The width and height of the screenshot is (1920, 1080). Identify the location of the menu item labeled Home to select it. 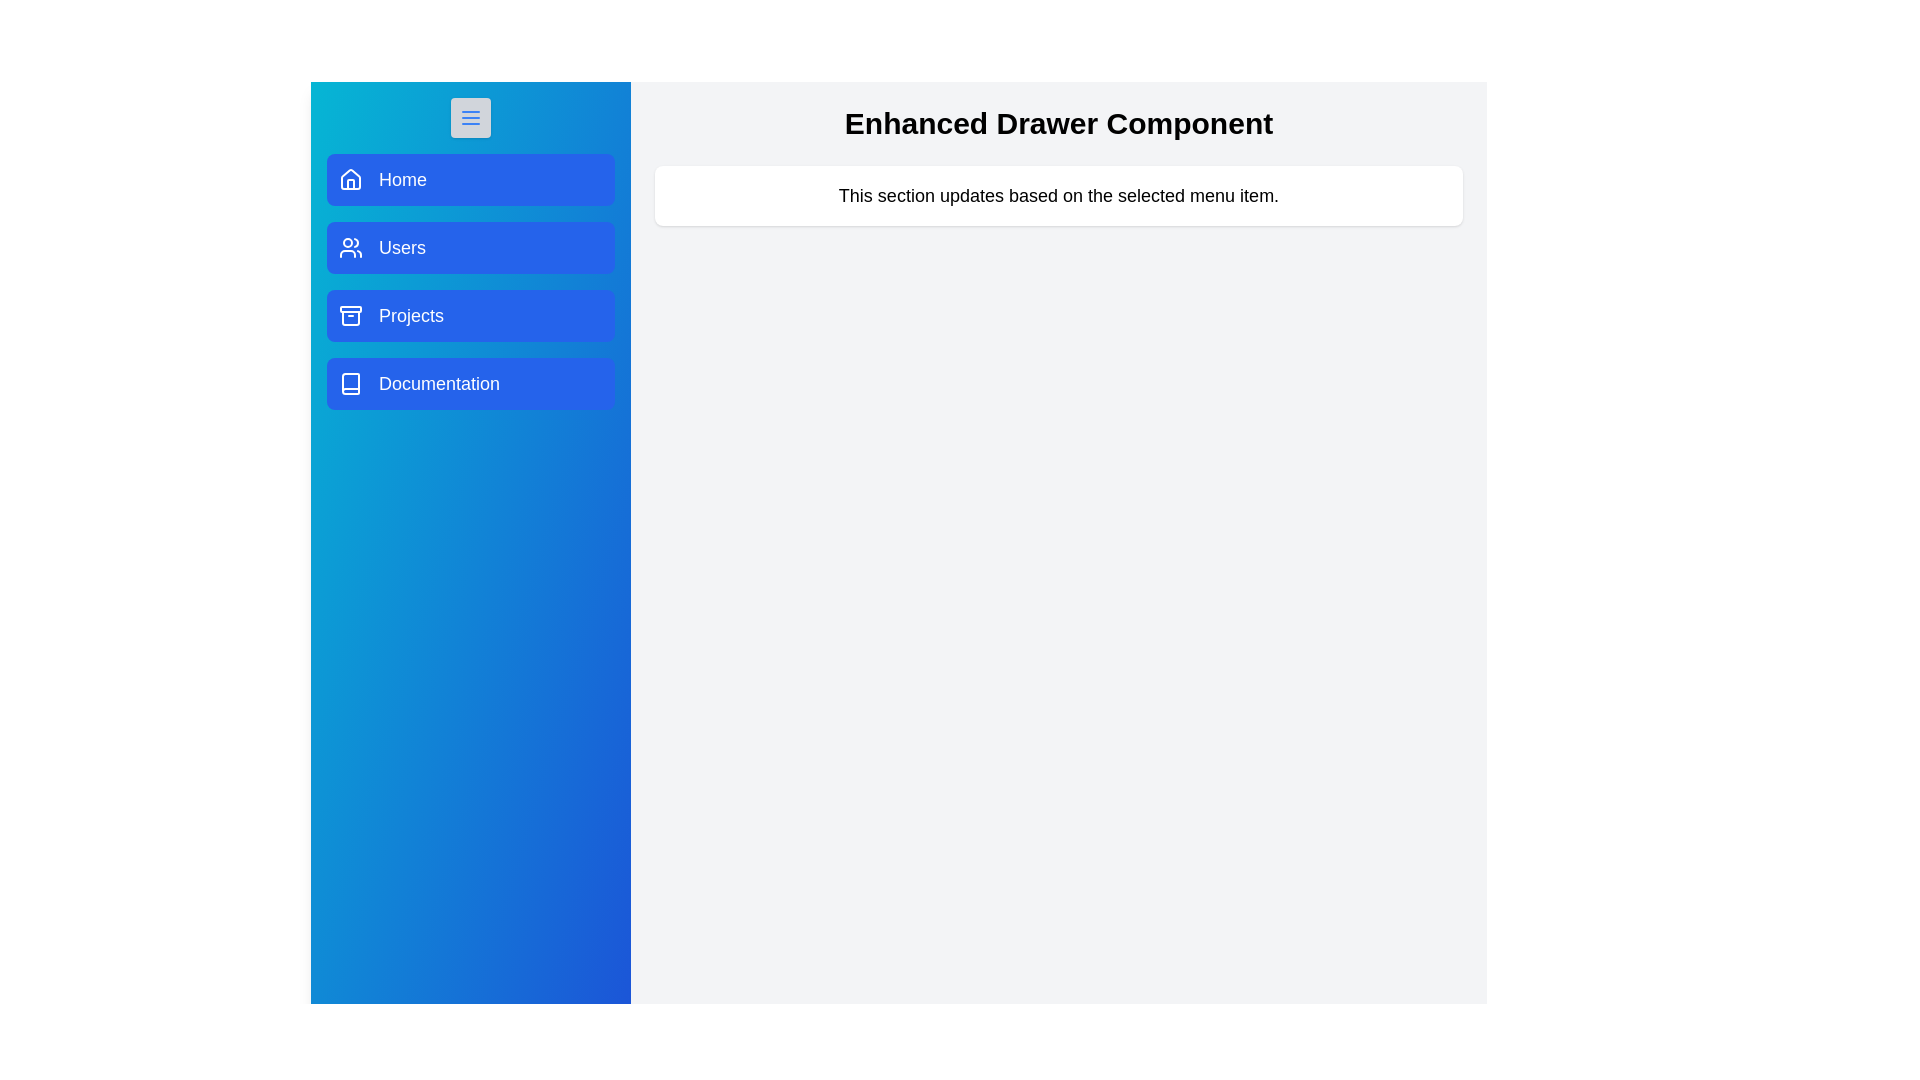
(469, 180).